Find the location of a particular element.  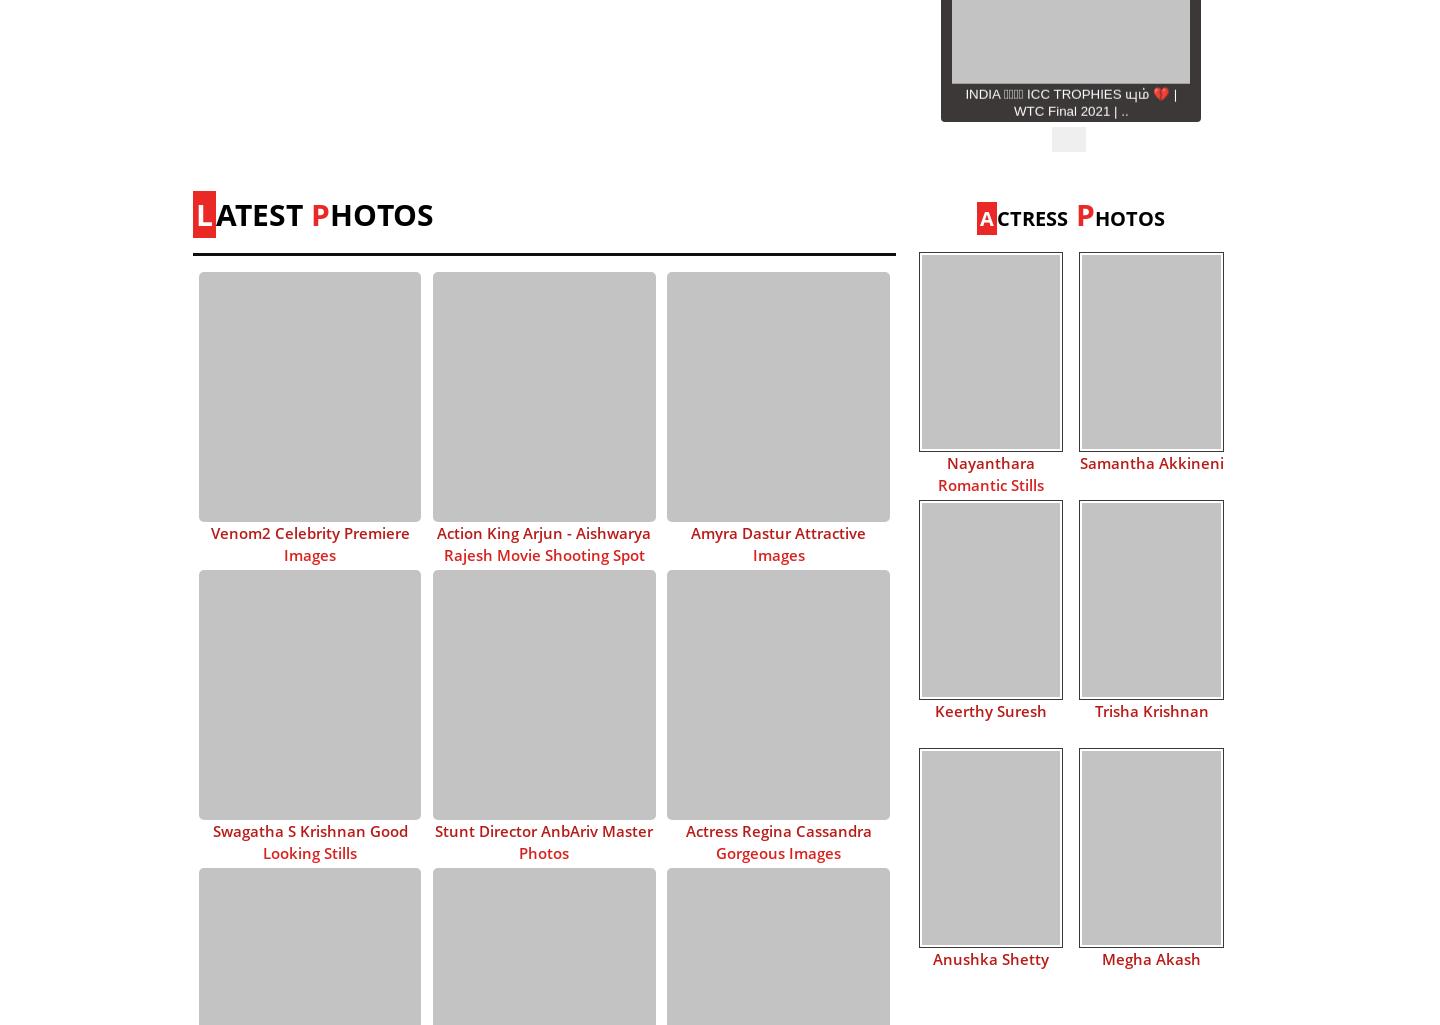

'Vikram Full Cast 💥 | Kamal Haasan | VJS | Lokesh K..' is located at coordinates (1070, 656).